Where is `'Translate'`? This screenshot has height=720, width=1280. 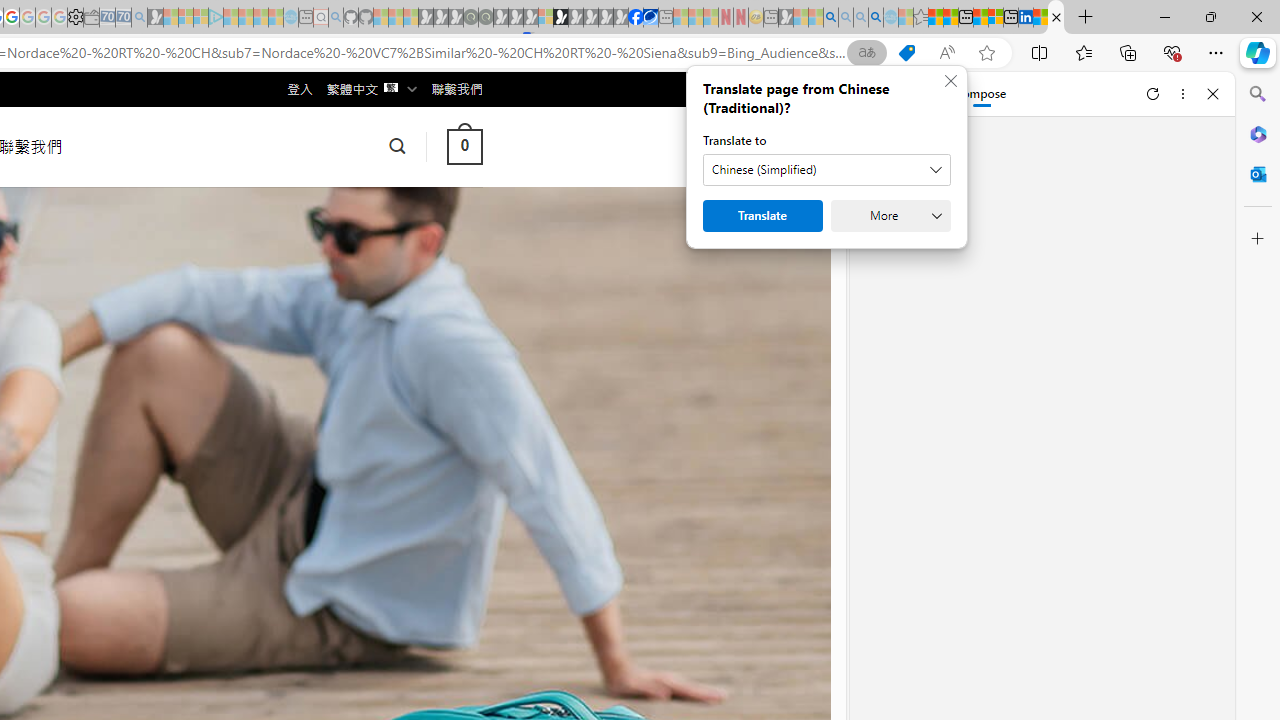 'Translate' is located at coordinates (761, 216).